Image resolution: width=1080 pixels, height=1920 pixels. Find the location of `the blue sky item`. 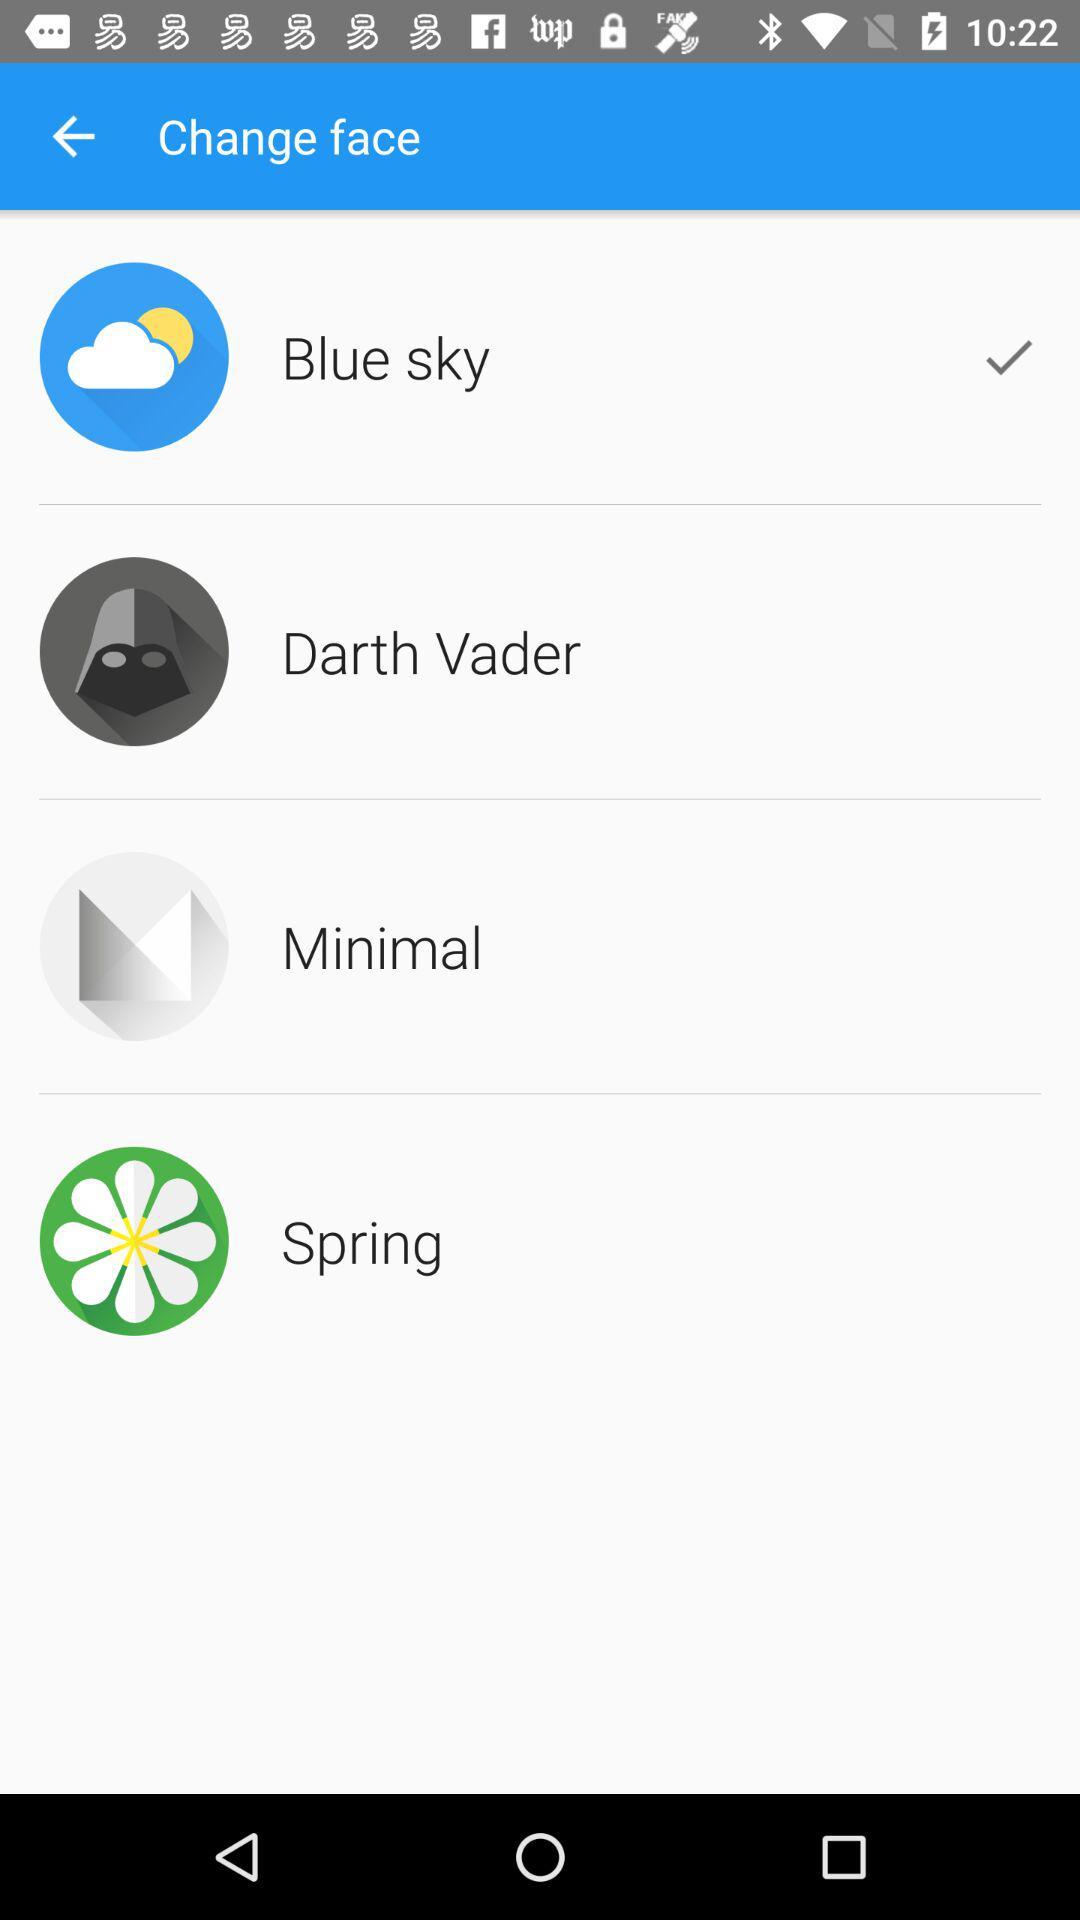

the blue sky item is located at coordinates (385, 356).